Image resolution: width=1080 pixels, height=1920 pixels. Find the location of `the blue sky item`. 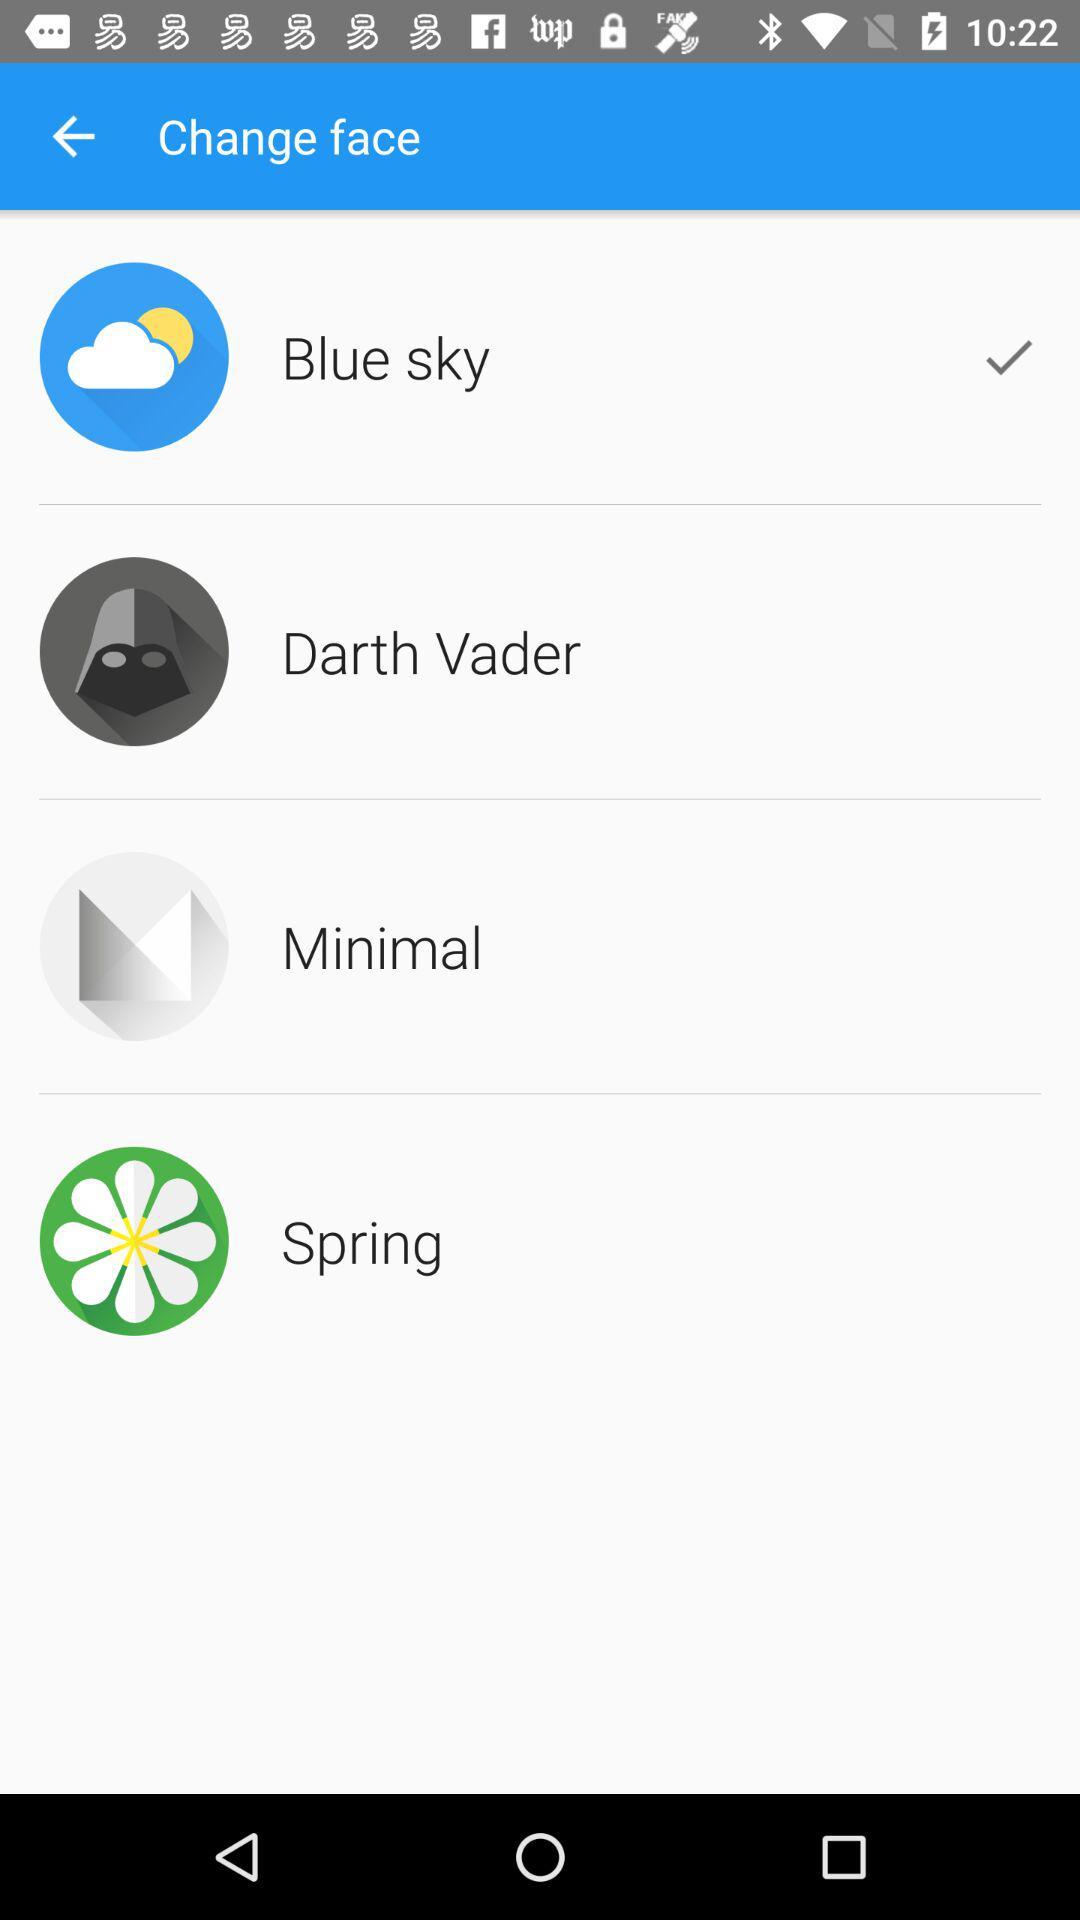

the blue sky item is located at coordinates (385, 356).